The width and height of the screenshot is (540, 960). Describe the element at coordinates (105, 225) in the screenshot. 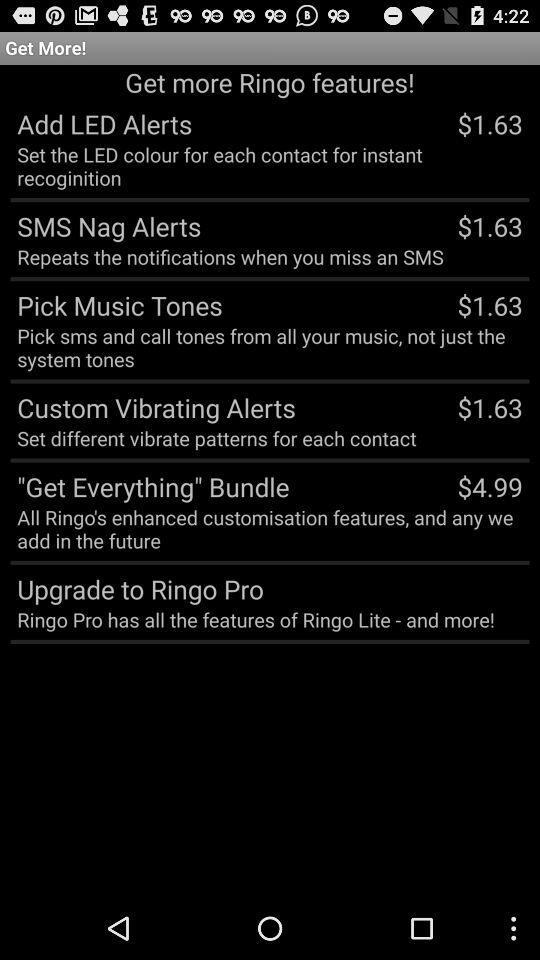

I see `the icon below set the led app` at that location.